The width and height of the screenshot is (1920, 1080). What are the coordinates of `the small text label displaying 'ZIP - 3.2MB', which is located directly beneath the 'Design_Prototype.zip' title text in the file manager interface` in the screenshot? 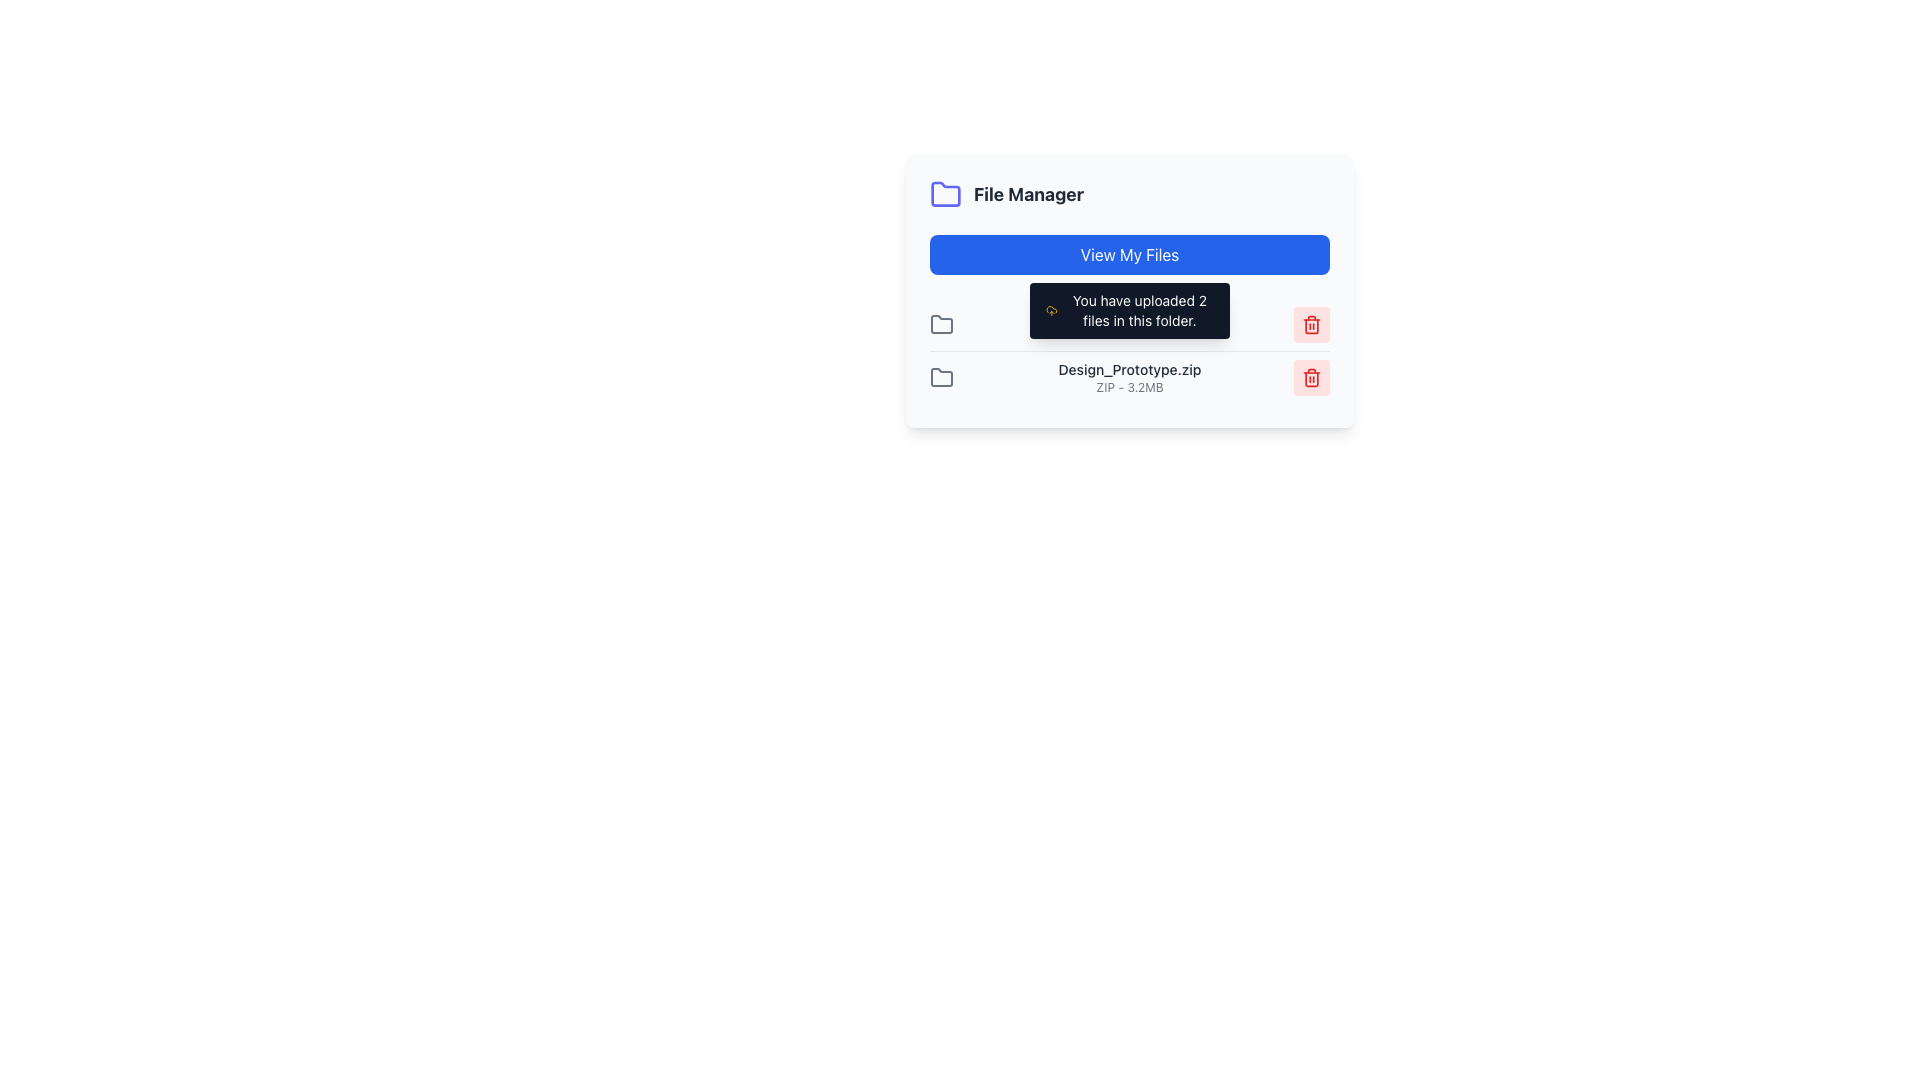 It's located at (1129, 388).